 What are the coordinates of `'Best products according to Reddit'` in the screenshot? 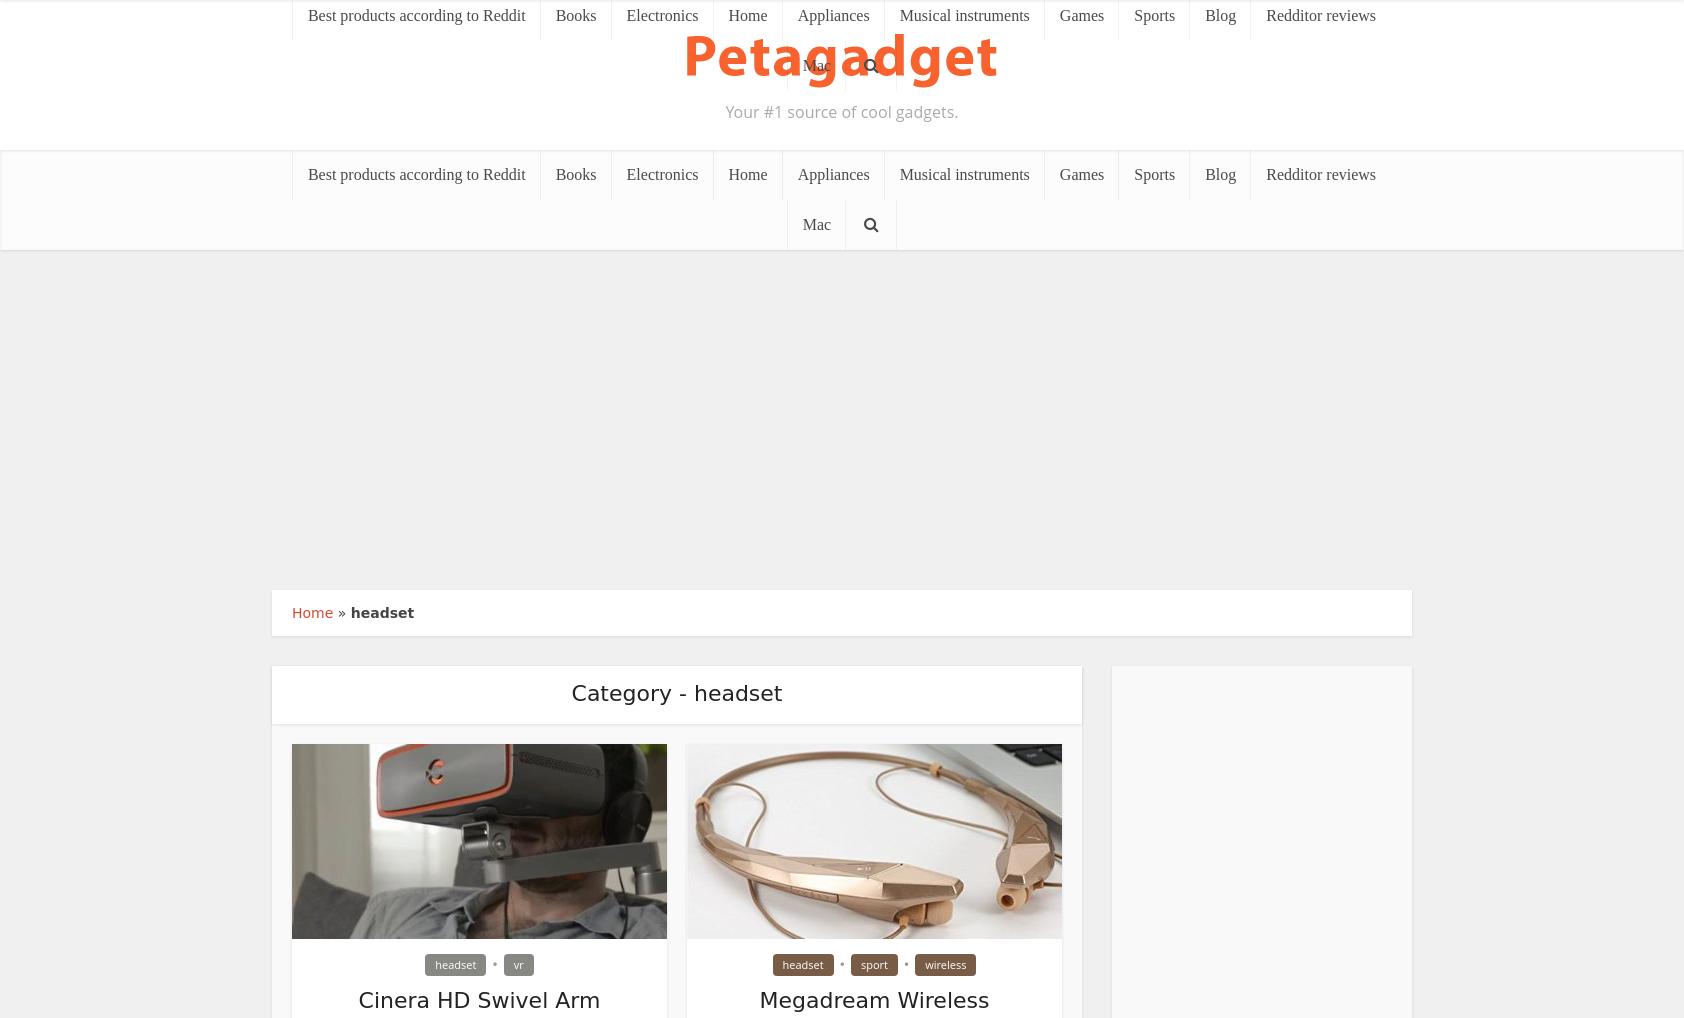 It's located at (415, 174).